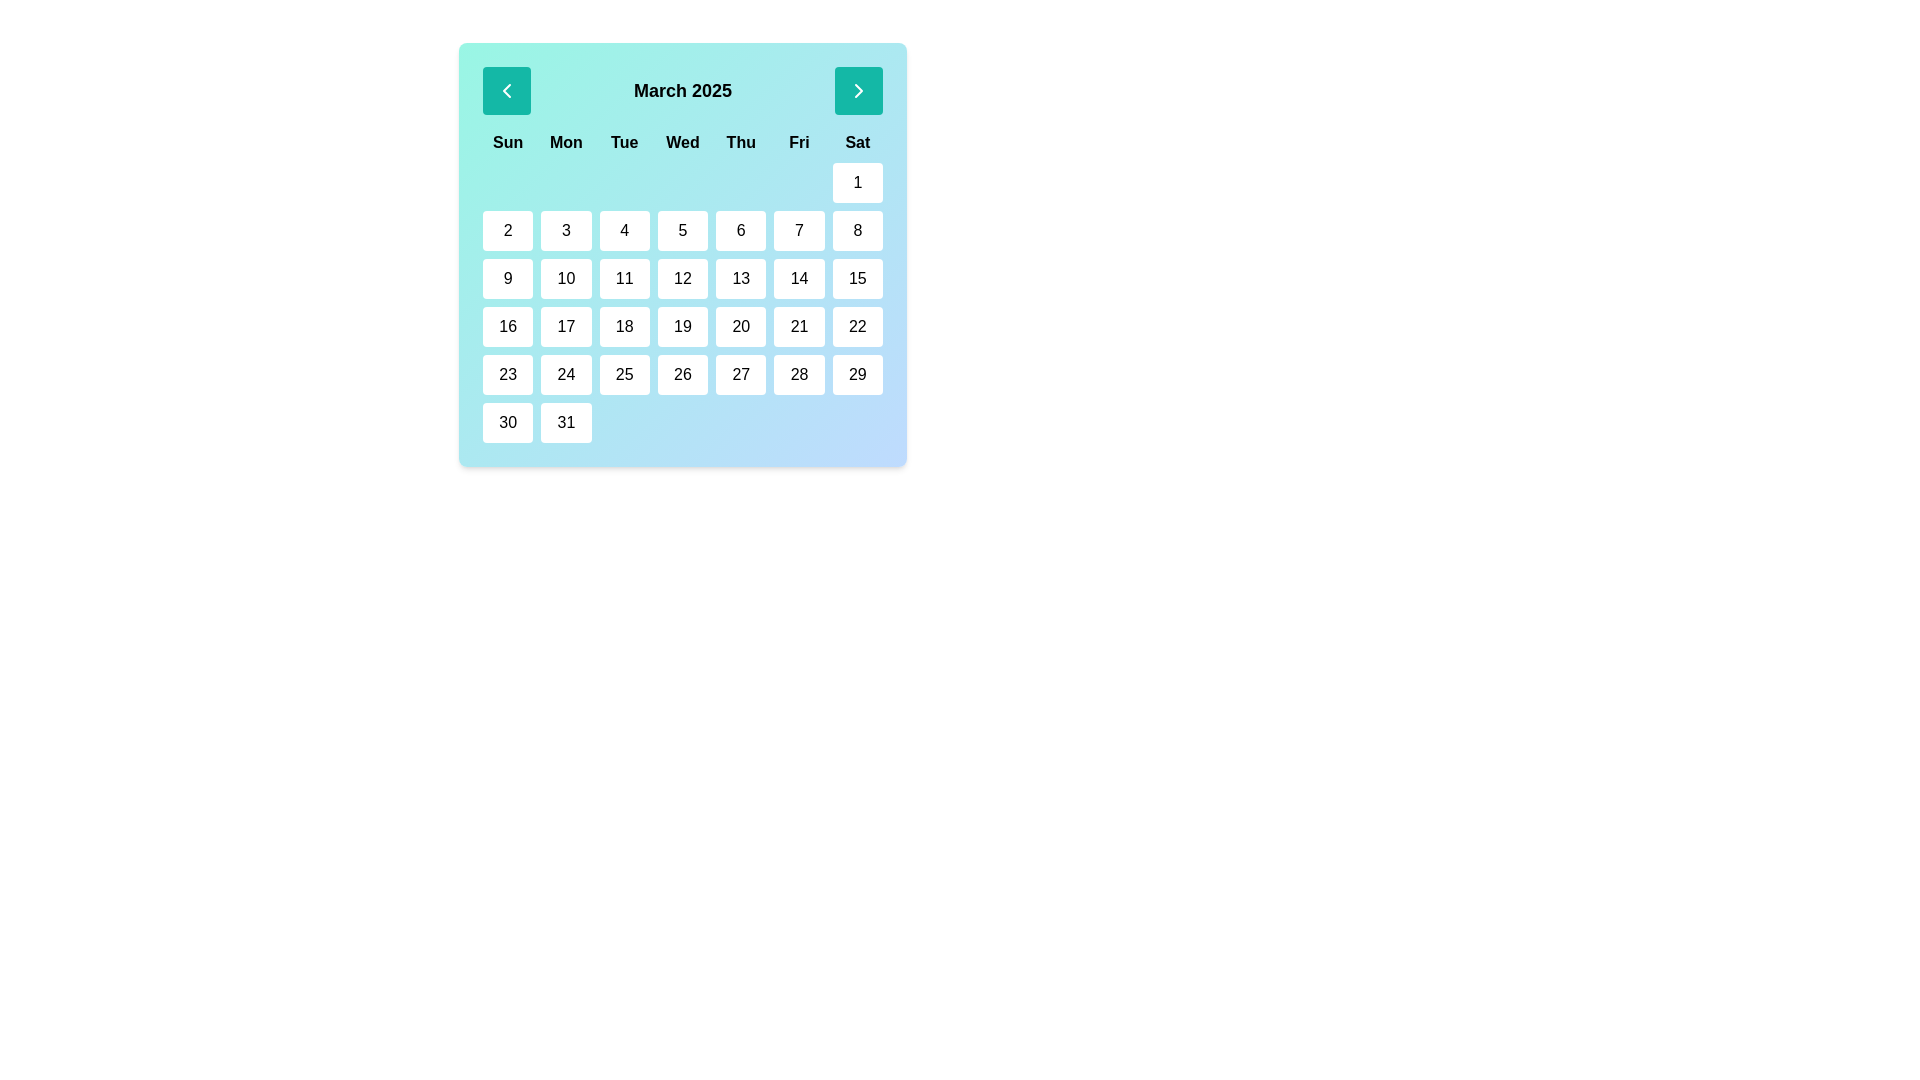 The image size is (1920, 1080). I want to click on the rounded rectangular button labeled '13' located under the 'Thu' column in the calendar grid to observe its visual feedback, so click(740, 278).